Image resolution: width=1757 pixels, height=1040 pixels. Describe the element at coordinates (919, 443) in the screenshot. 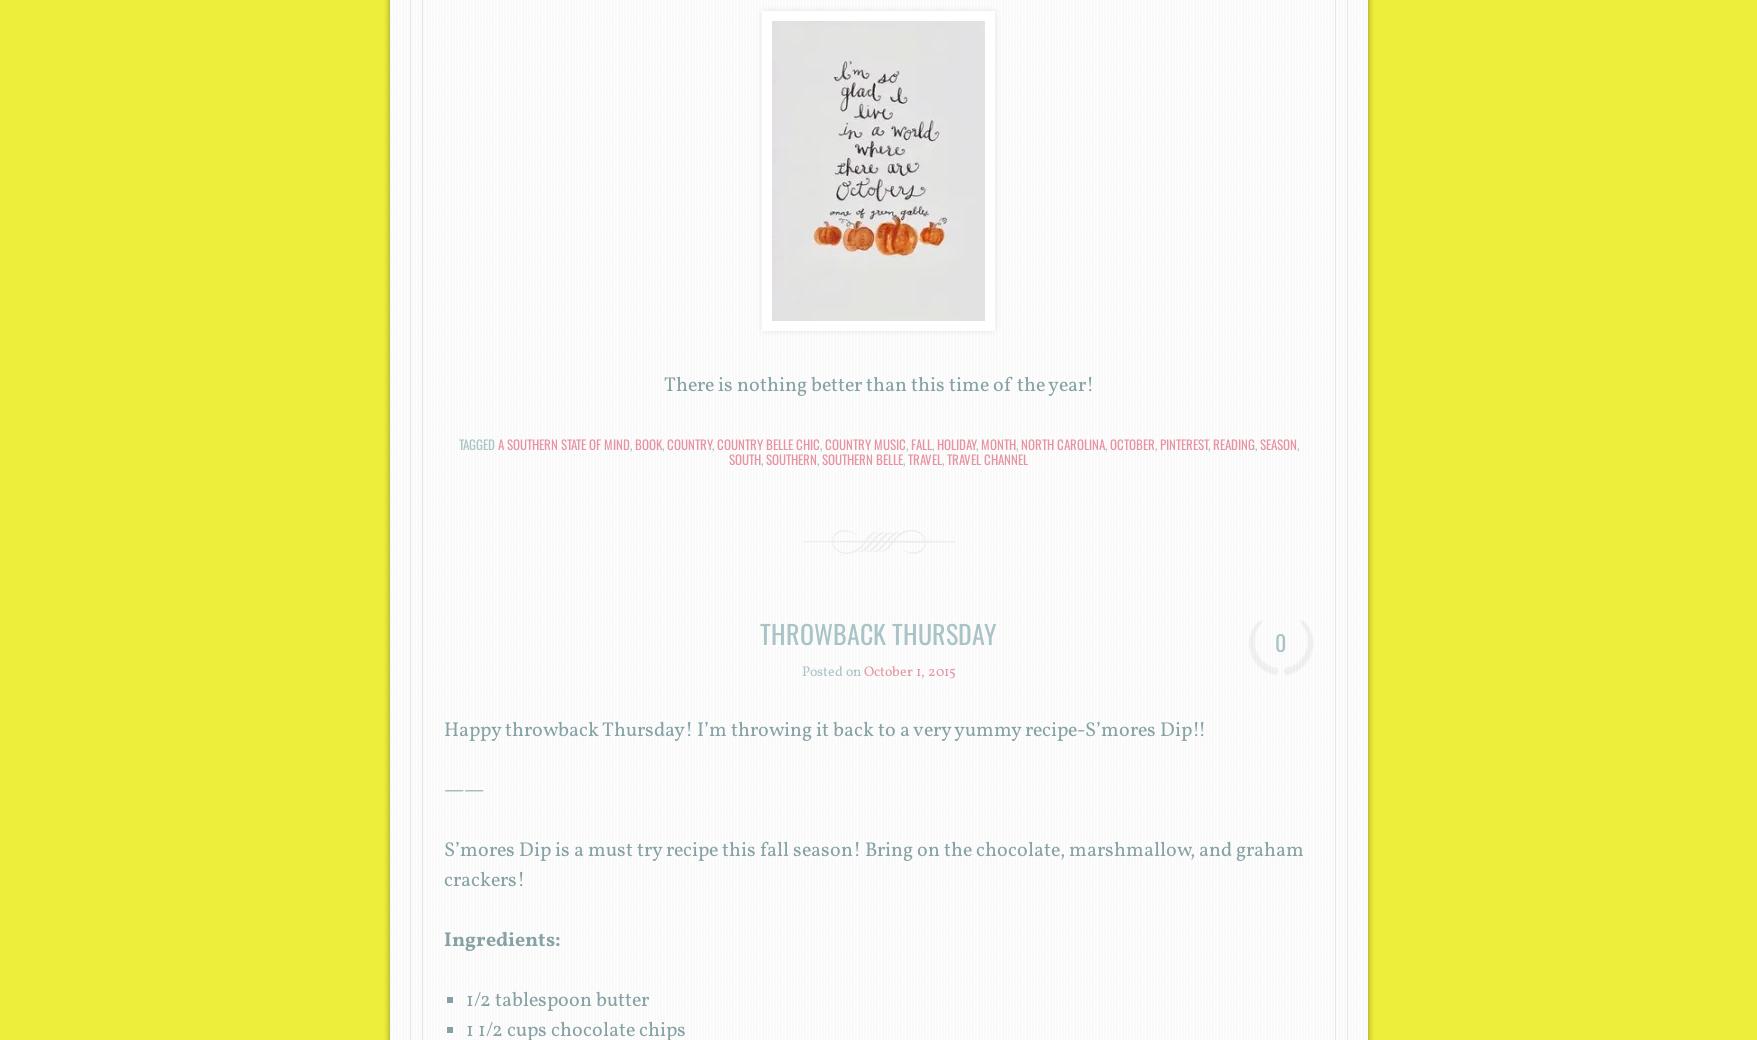

I see `'fall'` at that location.